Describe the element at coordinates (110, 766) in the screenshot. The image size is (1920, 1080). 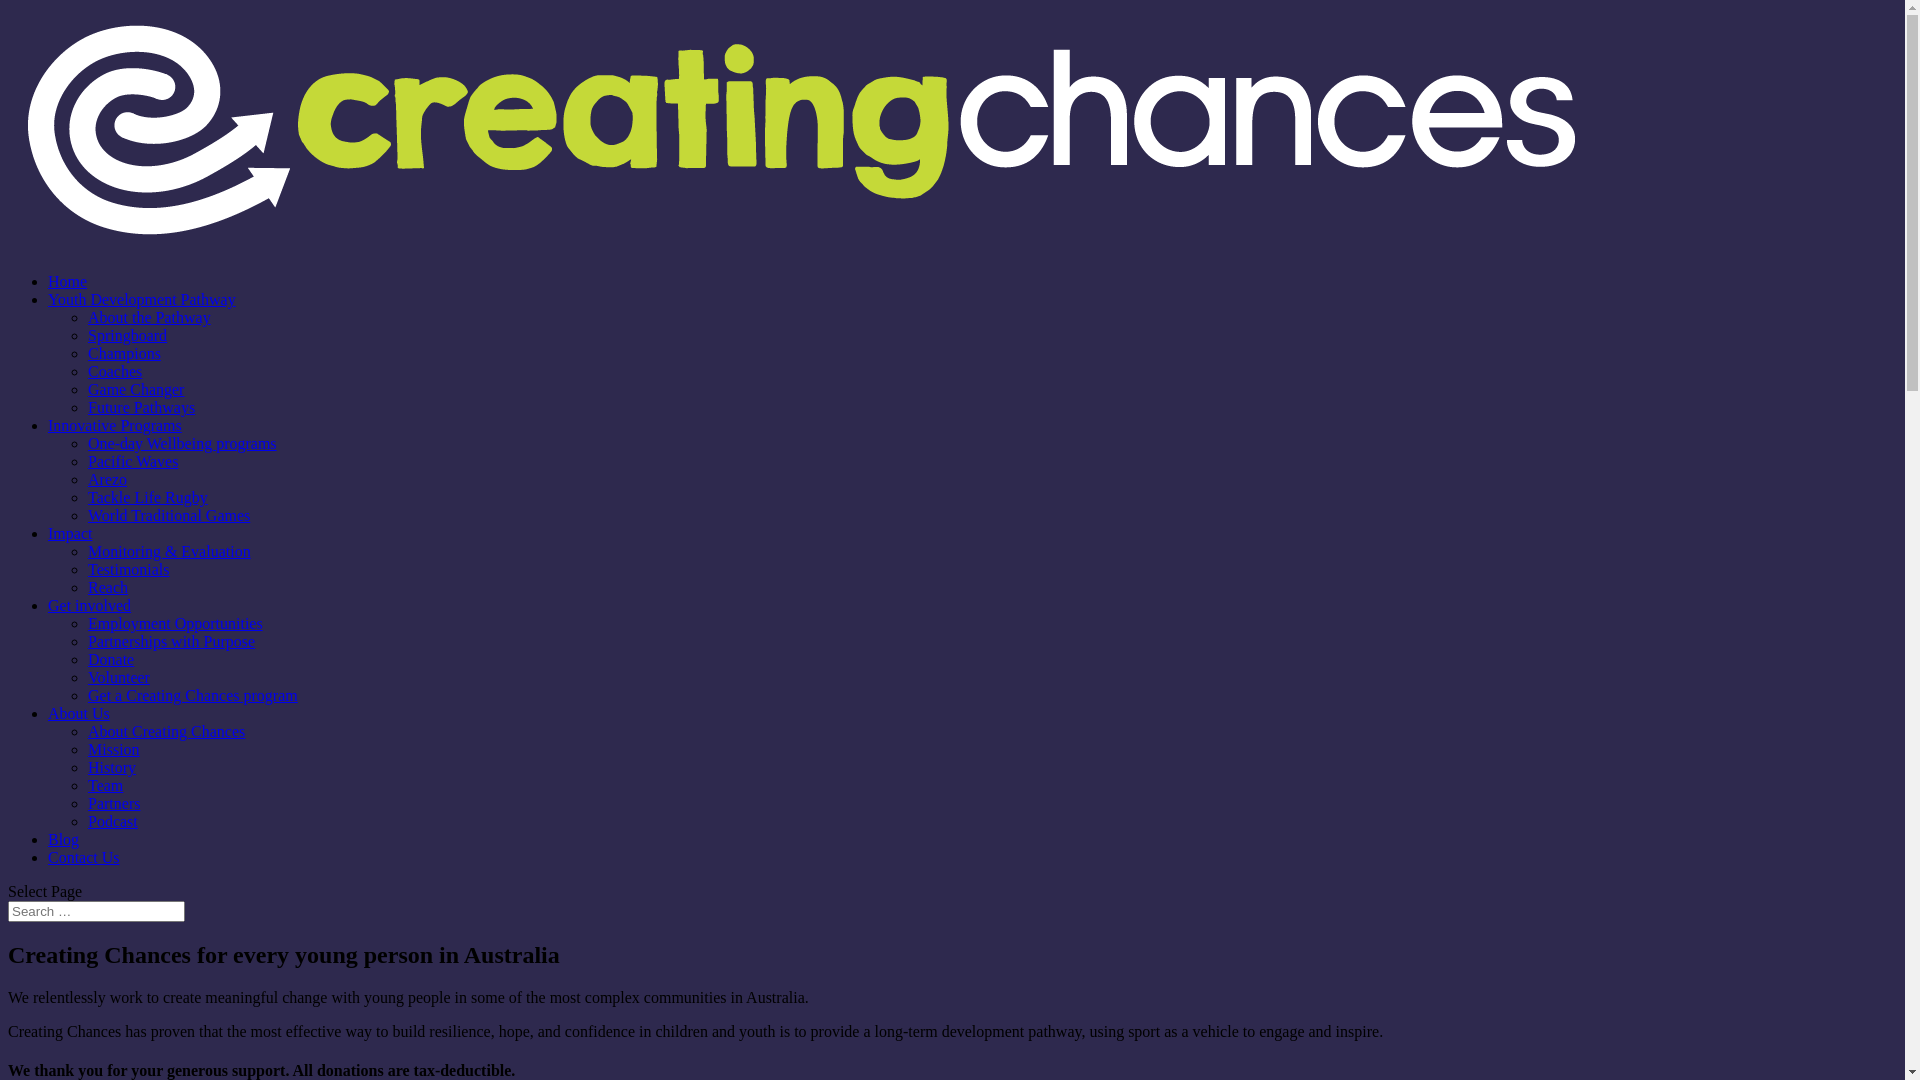
I see `'History'` at that location.